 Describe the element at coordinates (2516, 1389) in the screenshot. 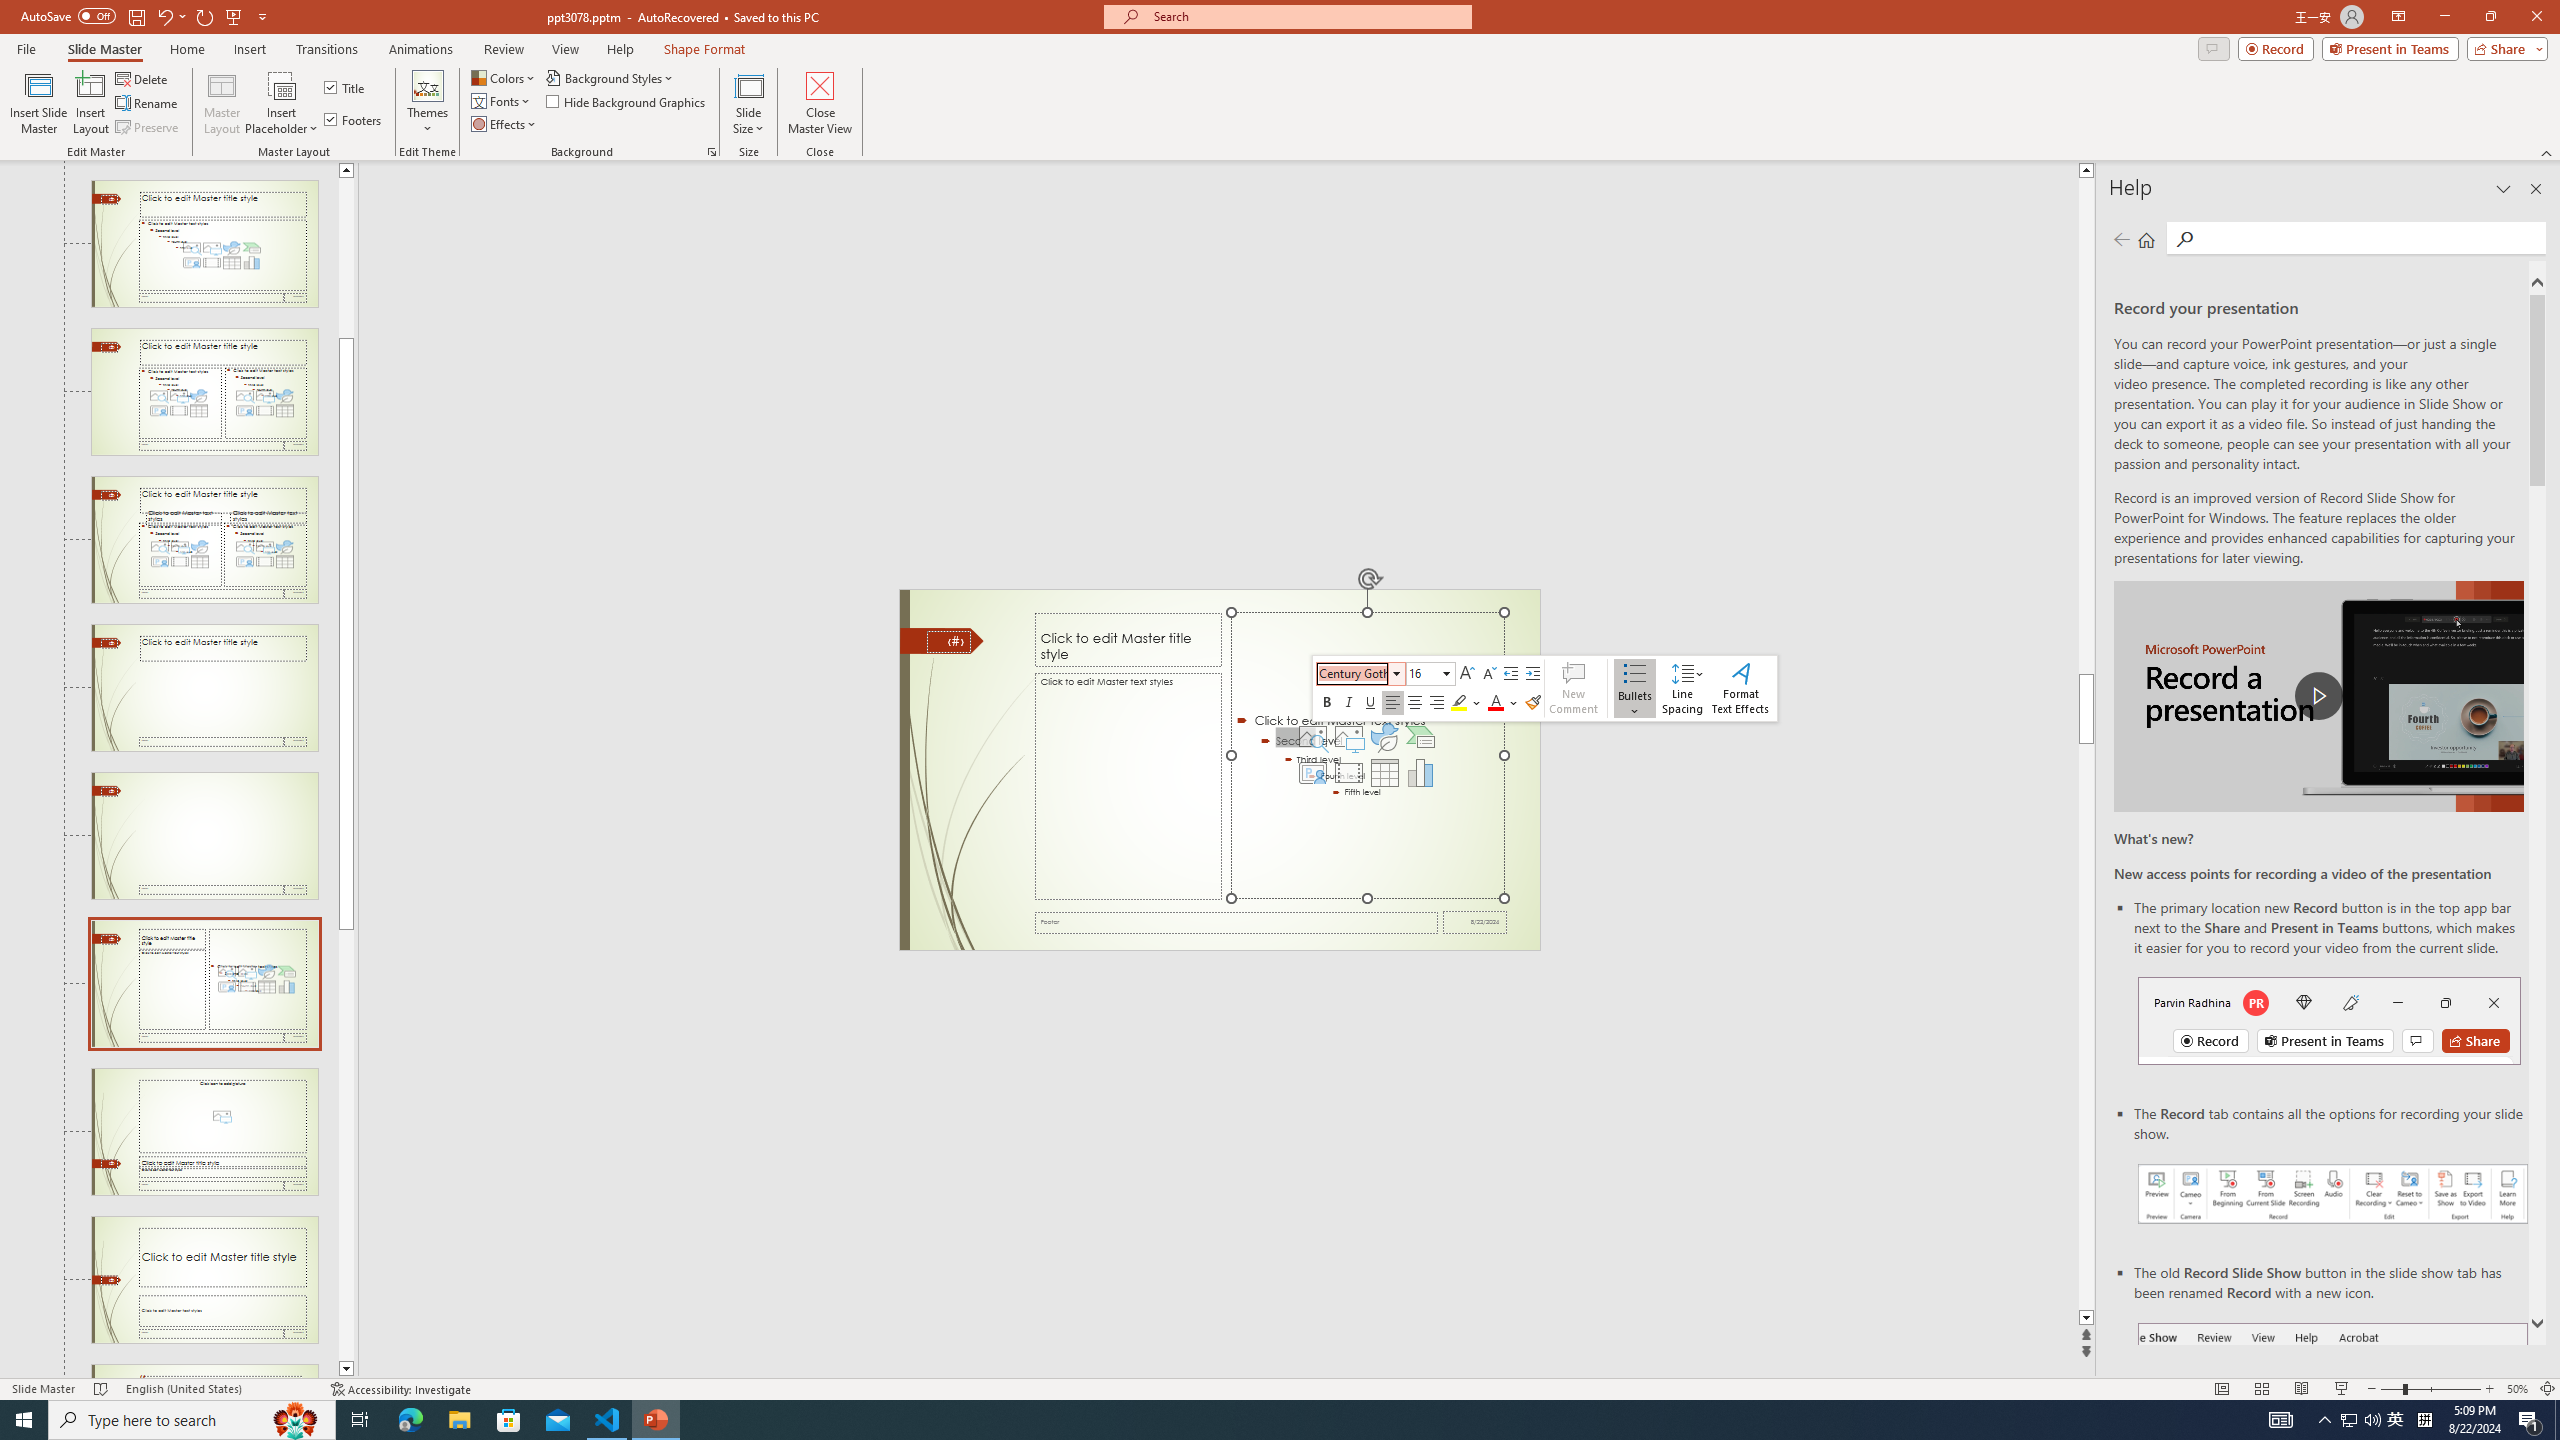

I see `'Zoom 50%'` at that location.